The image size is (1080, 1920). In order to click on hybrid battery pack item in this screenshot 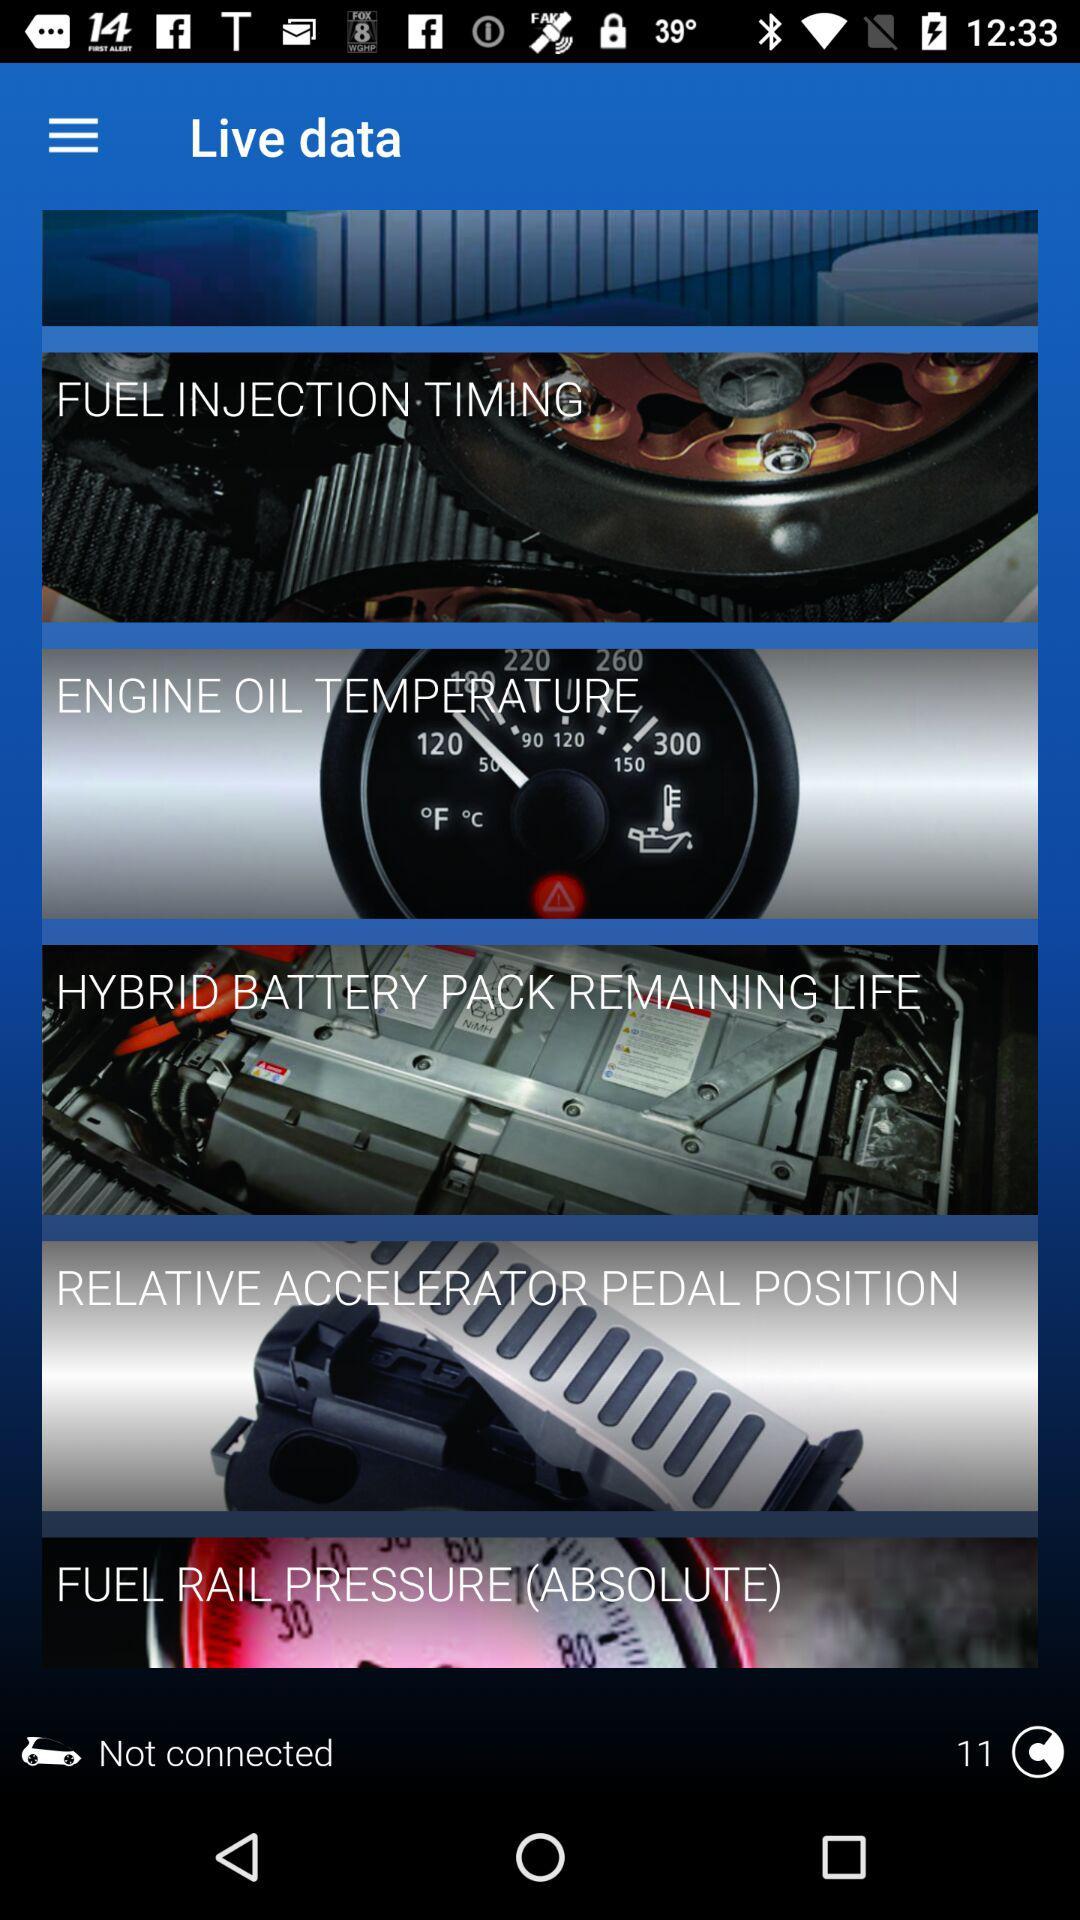, I will do `click(525, 990)`.